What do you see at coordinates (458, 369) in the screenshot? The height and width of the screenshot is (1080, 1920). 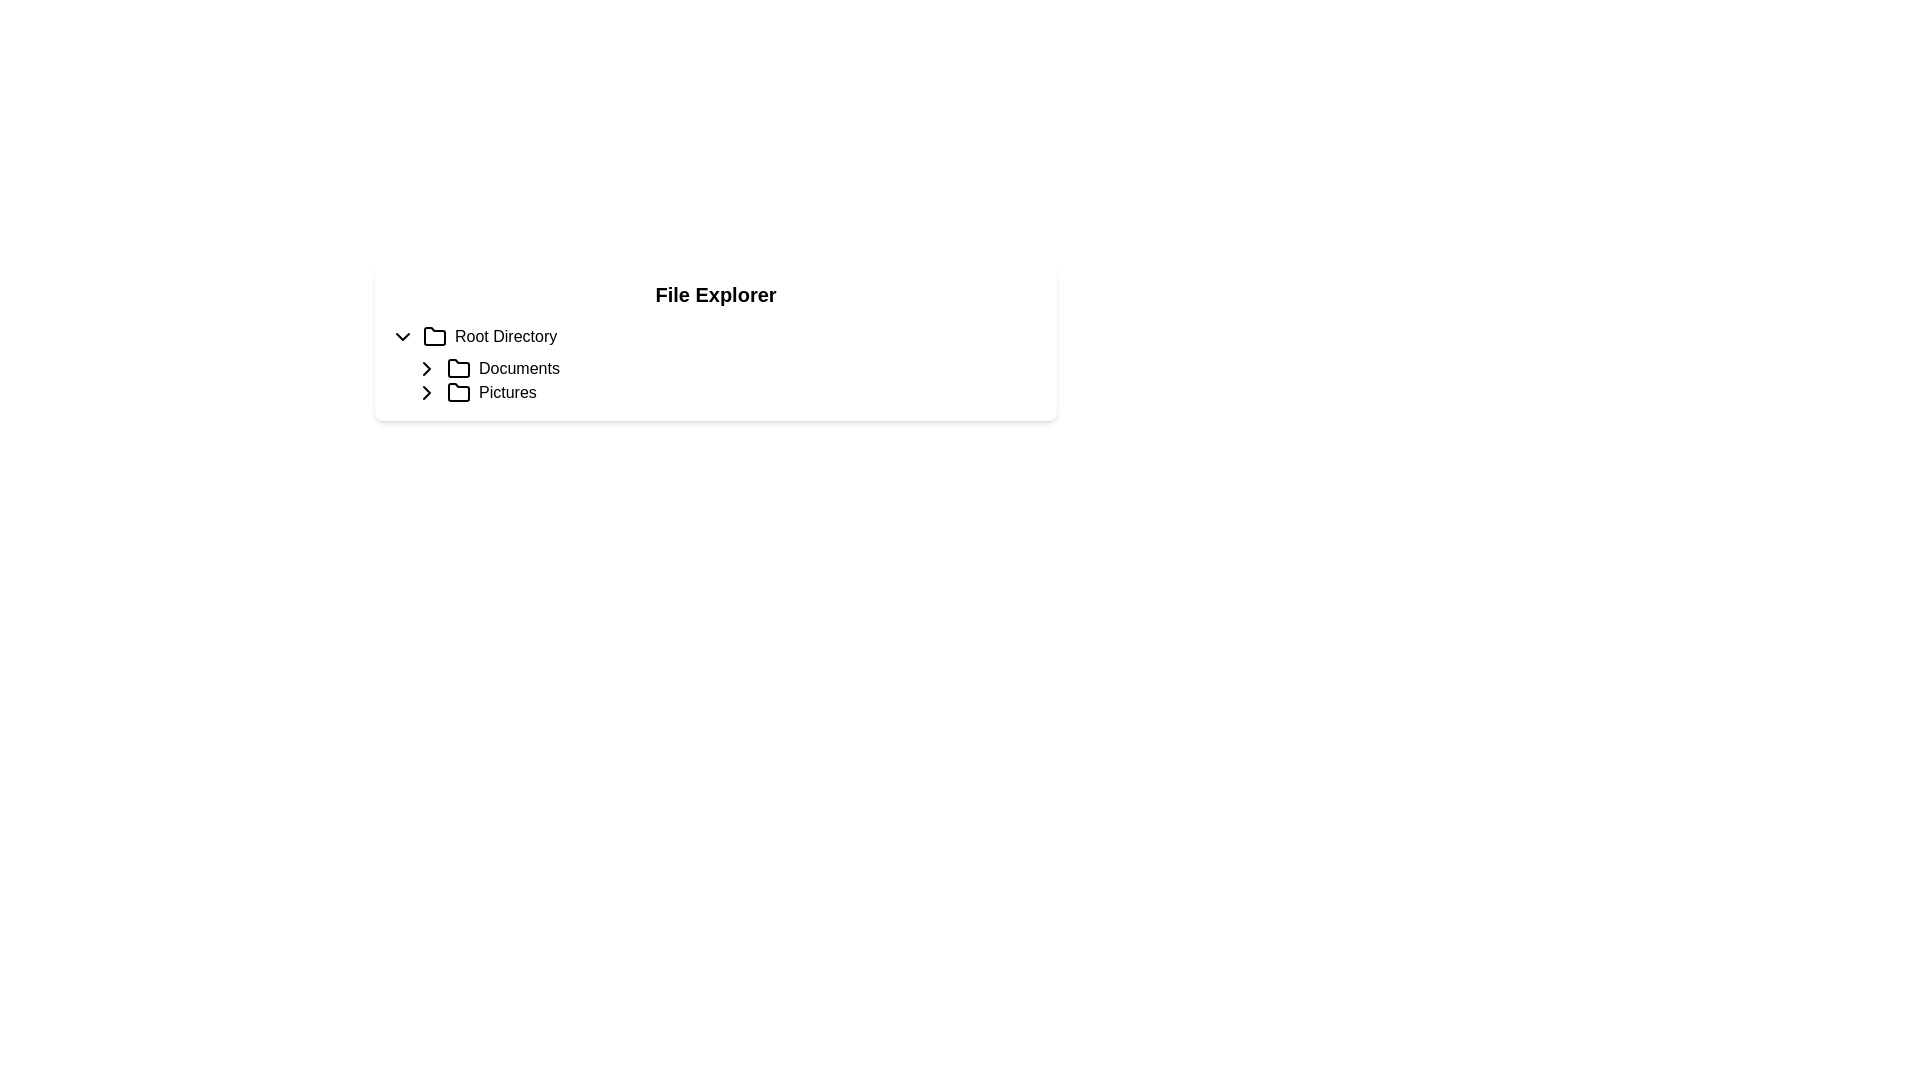 I see `the folder icon representing 'Documents' that is located to the left of the label in the navigation panel` at bounding box center [458, 369].